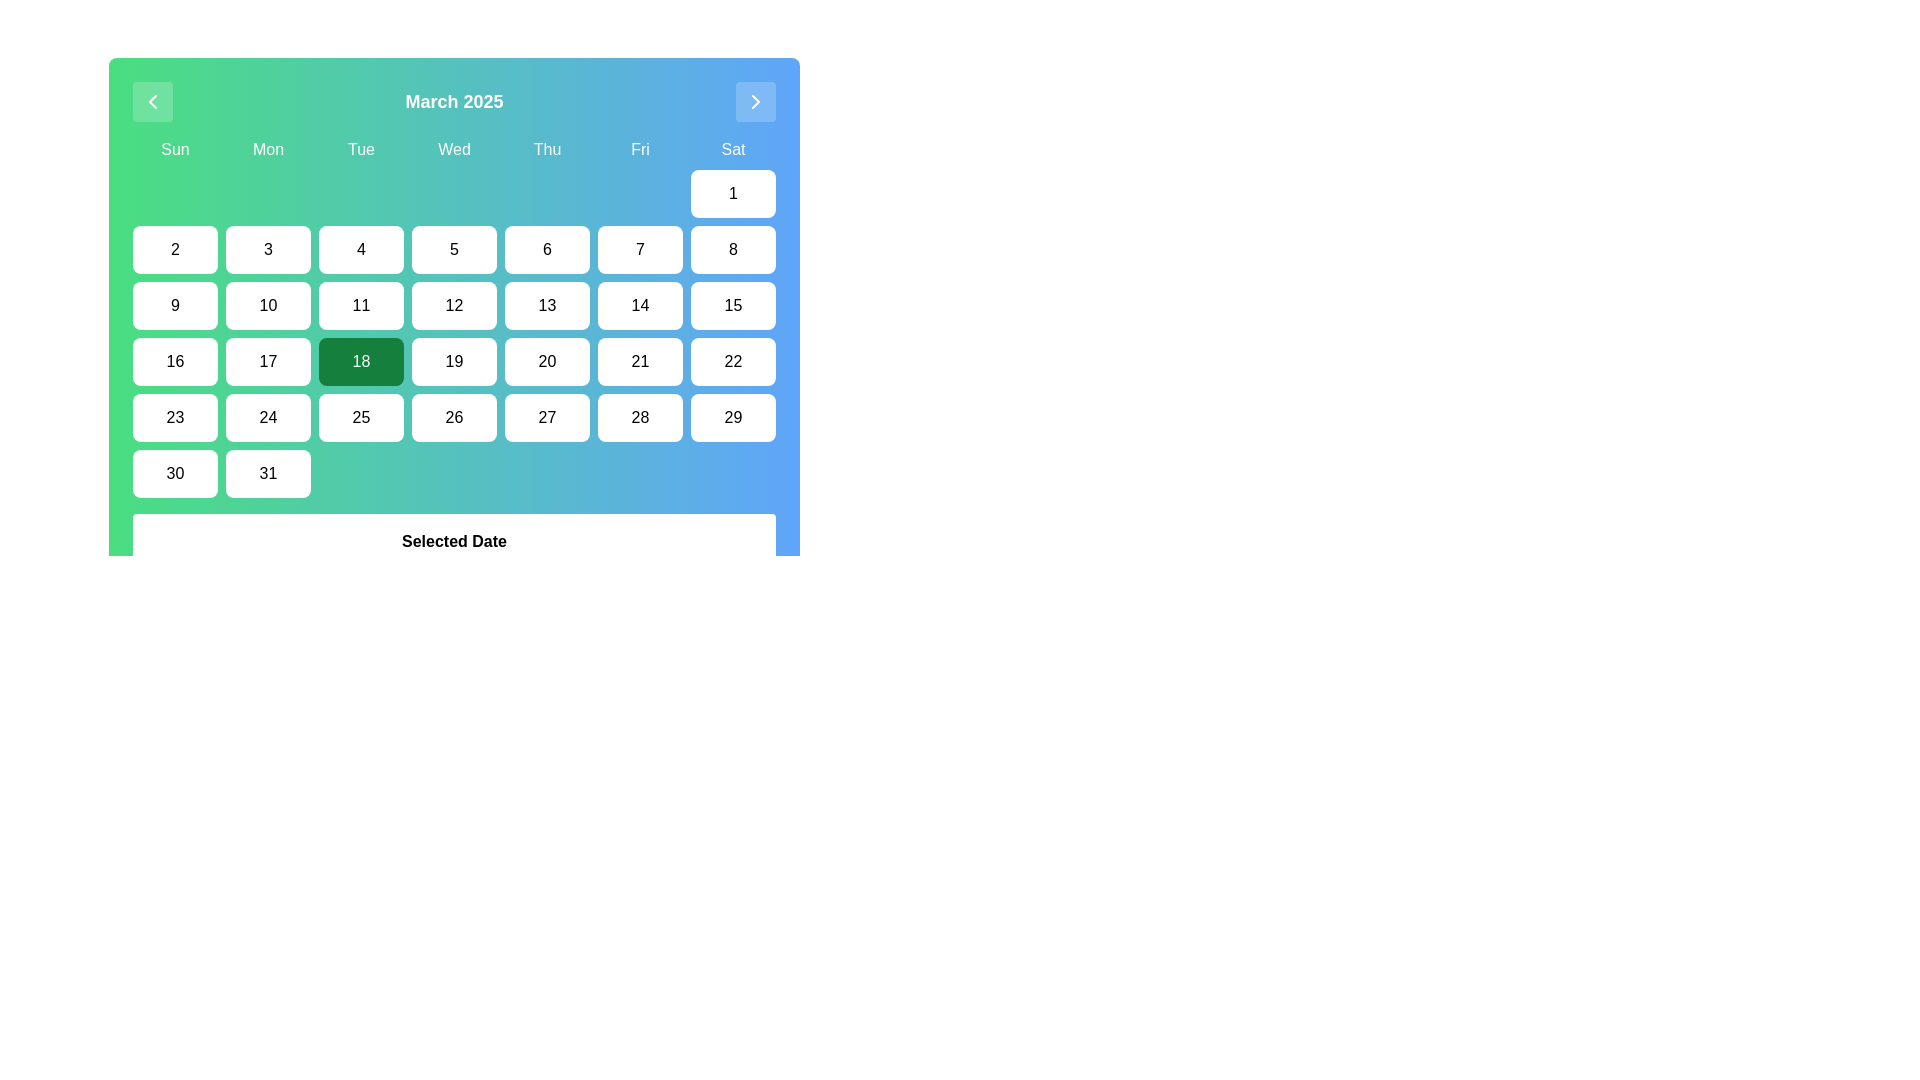 The width and height of the screenshot is (1920, 1080). What do you see at coordinates (453, 416) in the screenshot?
I see `the rectangular button with rounded corners containing the text '26'` at bounding box center [453, 416].